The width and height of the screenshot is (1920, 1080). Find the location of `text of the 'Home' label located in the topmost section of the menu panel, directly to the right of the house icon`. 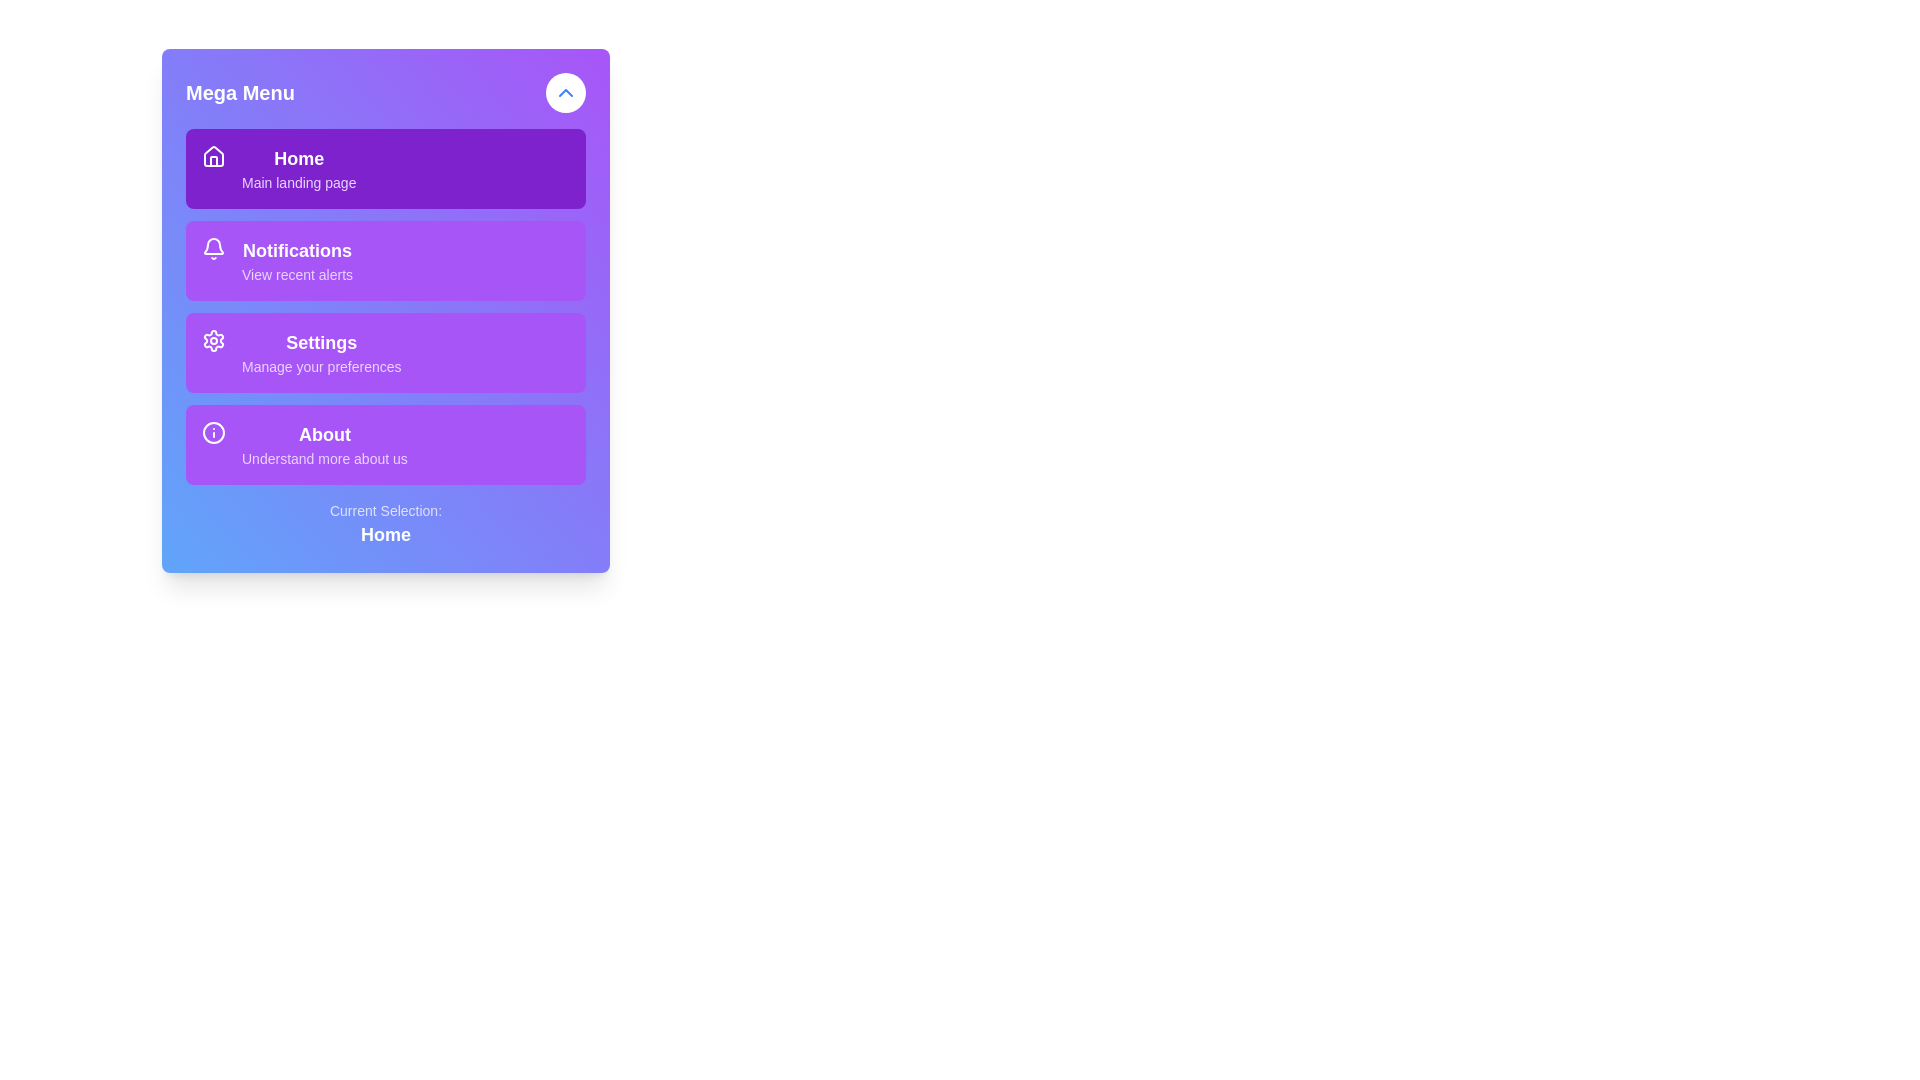

text of the 'Home' label located in the topmost section of the menu panel, directly to the right of the house icon is located at coordinates (298, 157).